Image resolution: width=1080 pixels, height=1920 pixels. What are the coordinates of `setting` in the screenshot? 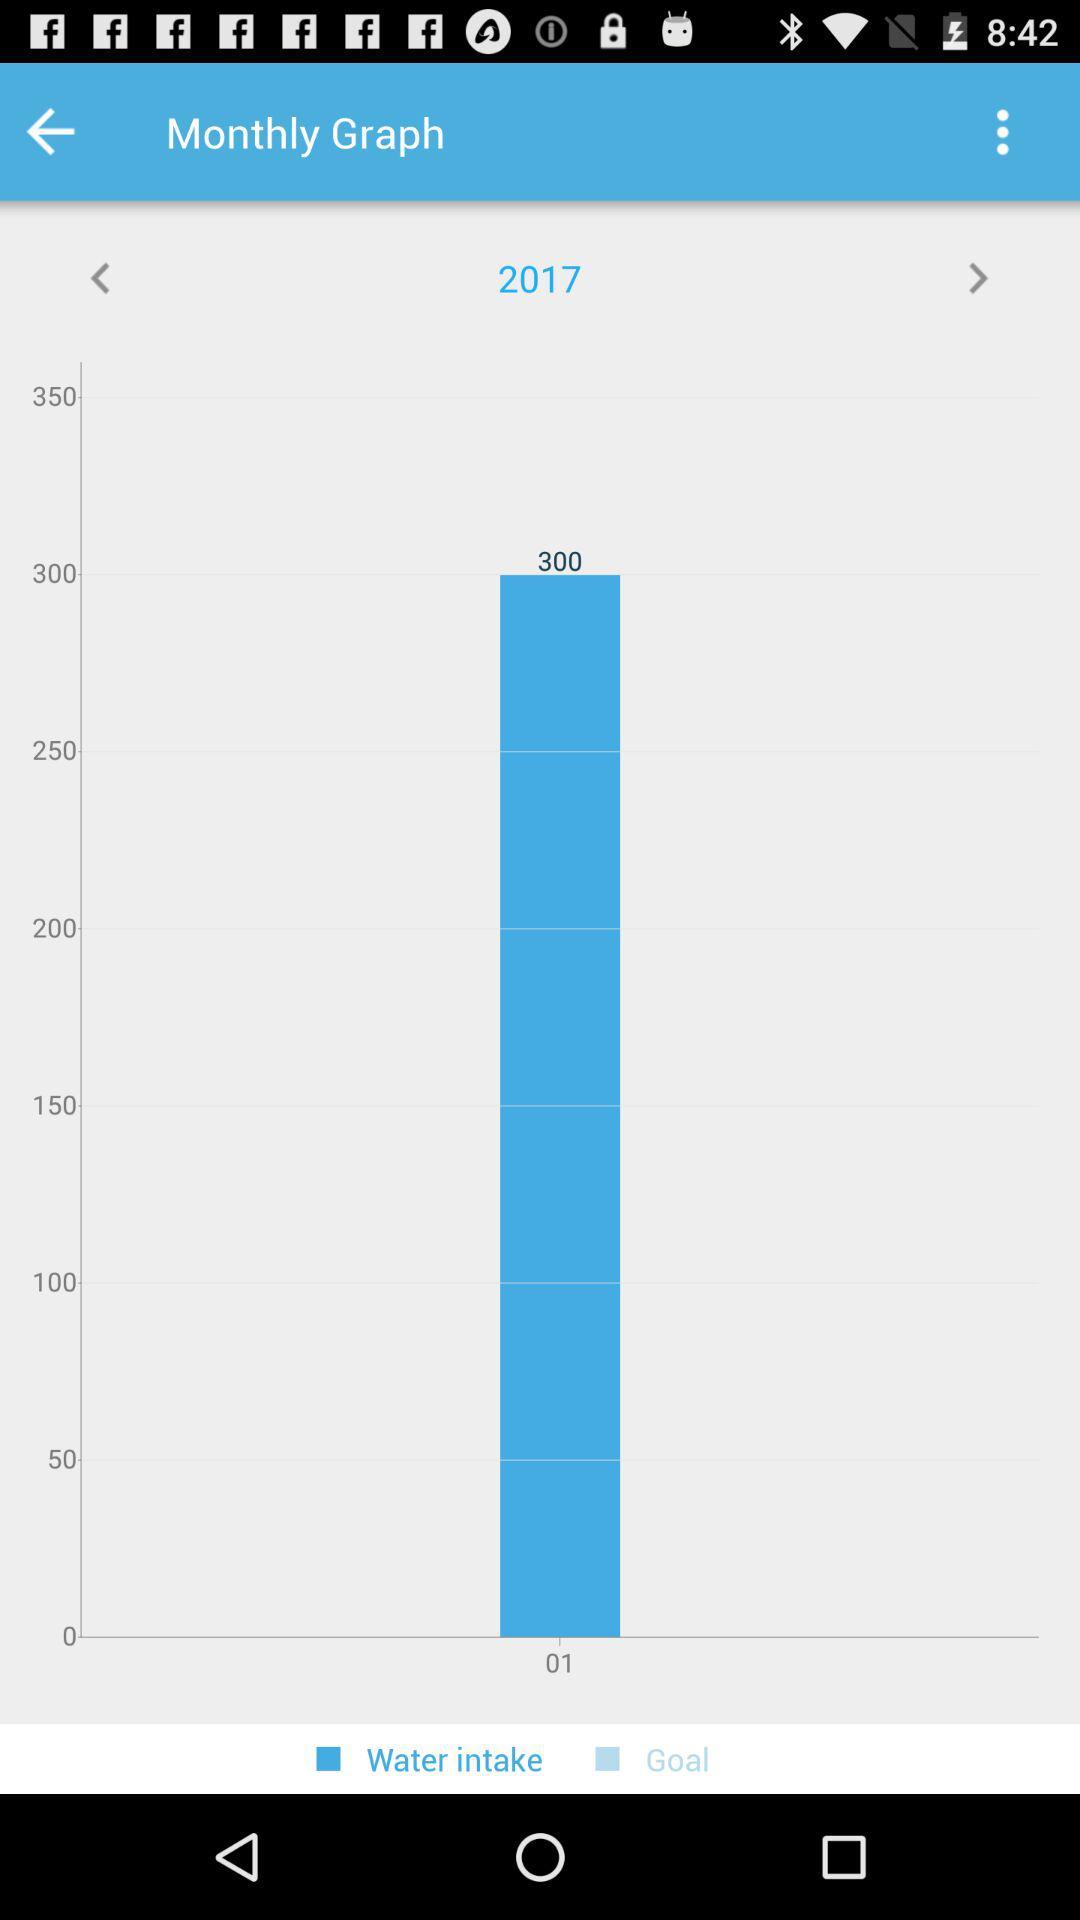 It's located at (1002, 131).